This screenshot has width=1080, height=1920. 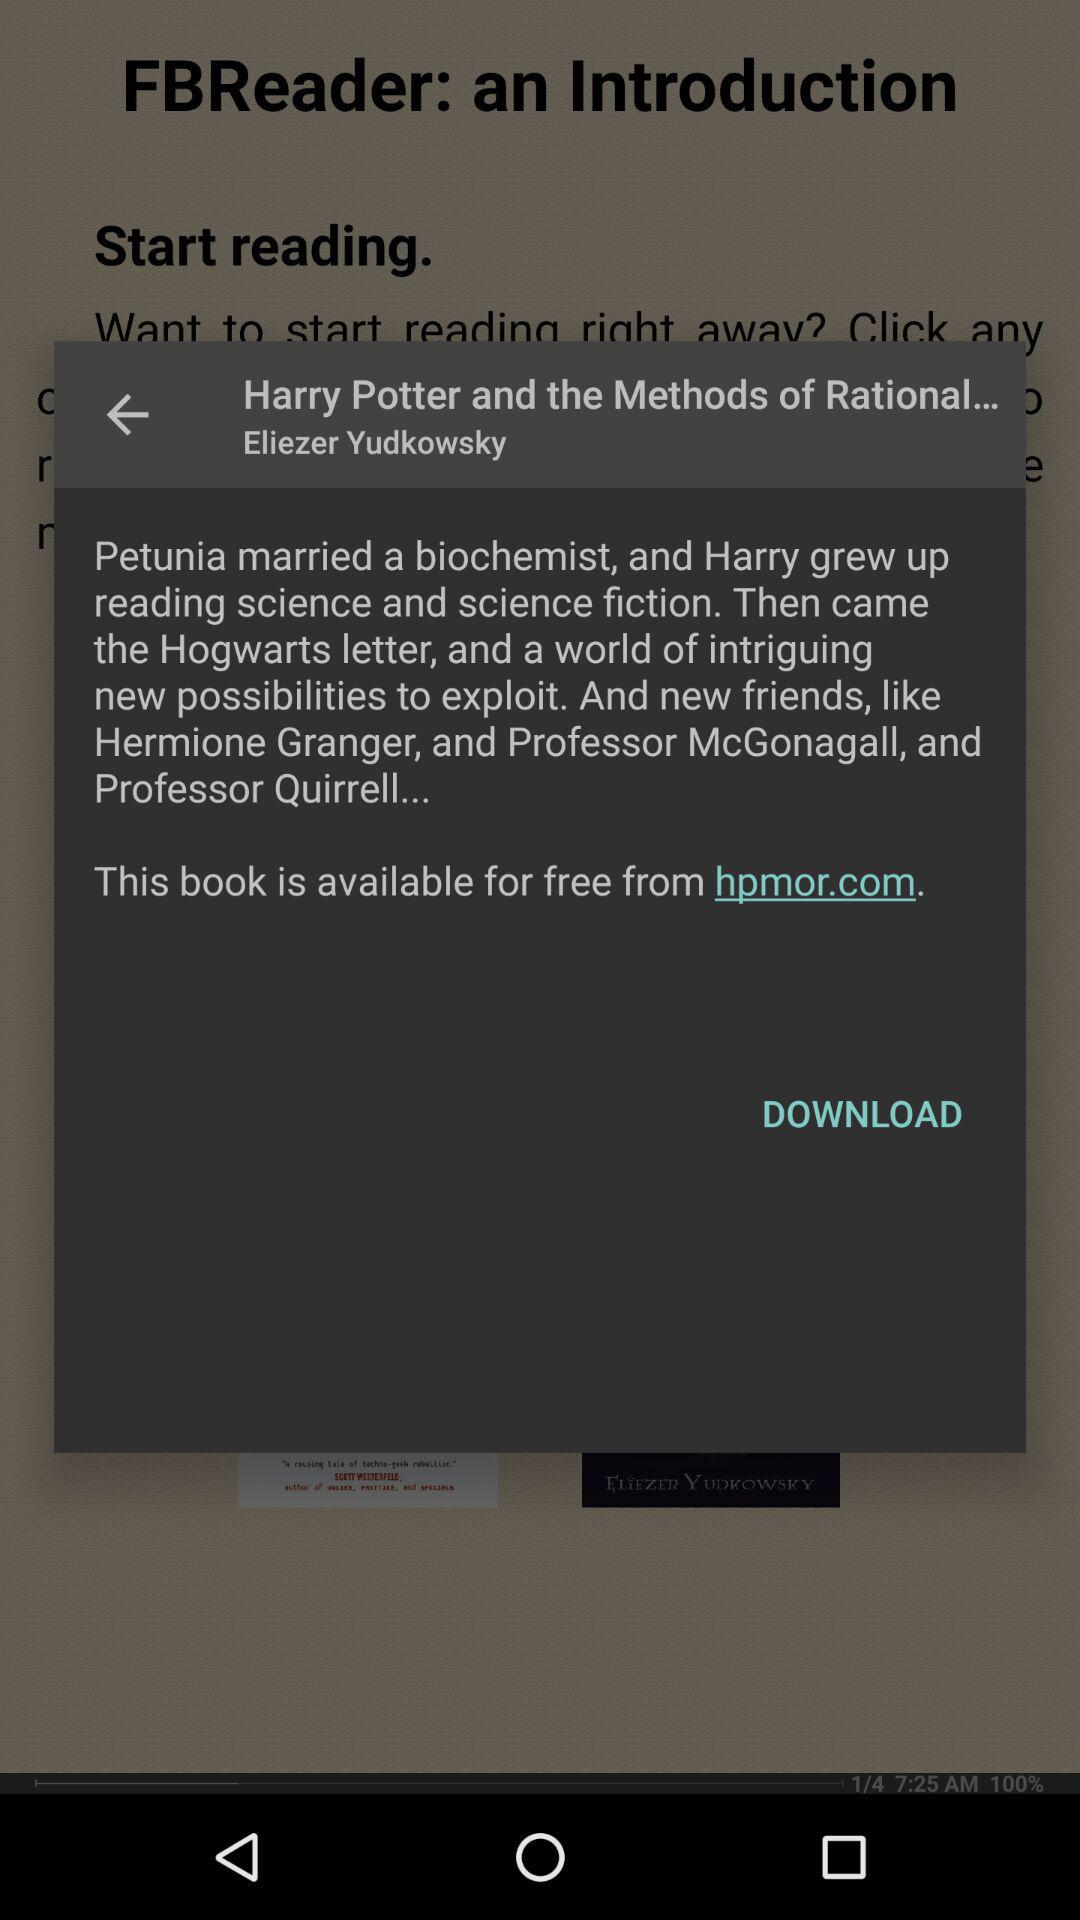 I want to click on the icon next to harry potter and item, so click(x=127, y=413).